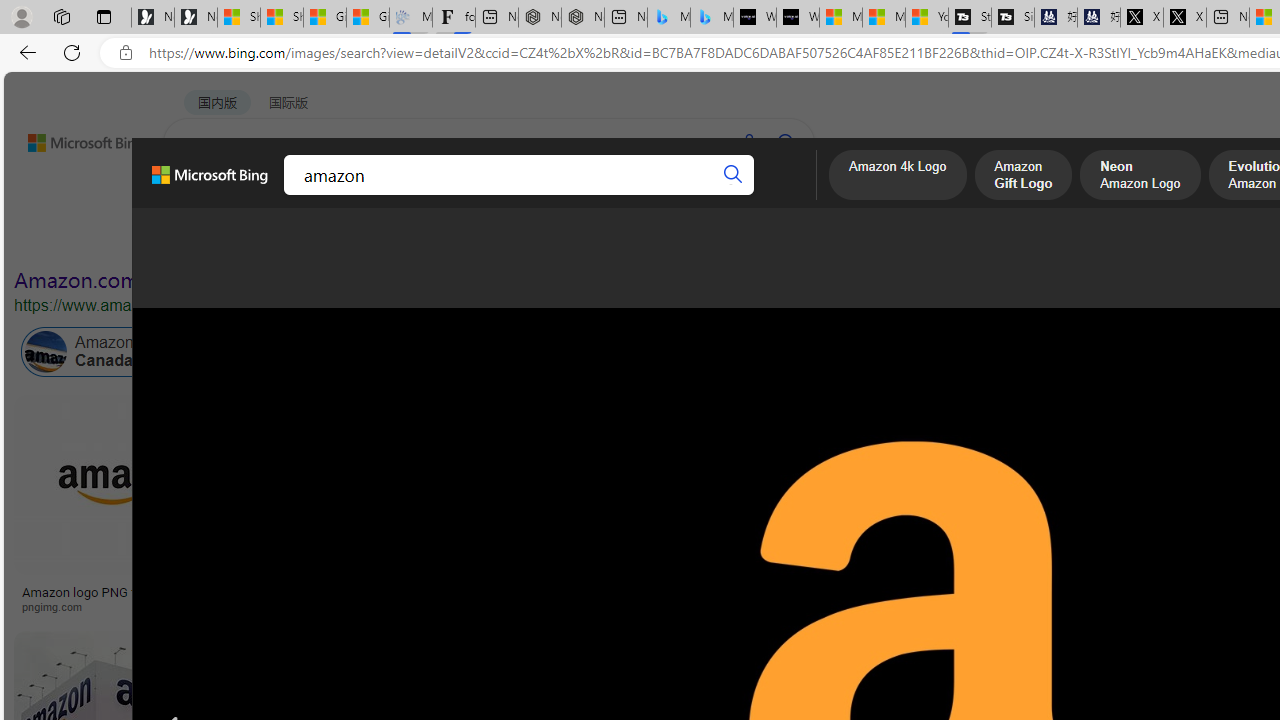 Image resolution: width=1280 pixels, height=720 pixels. What do you see at coordinates (73, 137) in the screenshot?
I see `'Back to Bing search'` at bounding box center [73, 137].